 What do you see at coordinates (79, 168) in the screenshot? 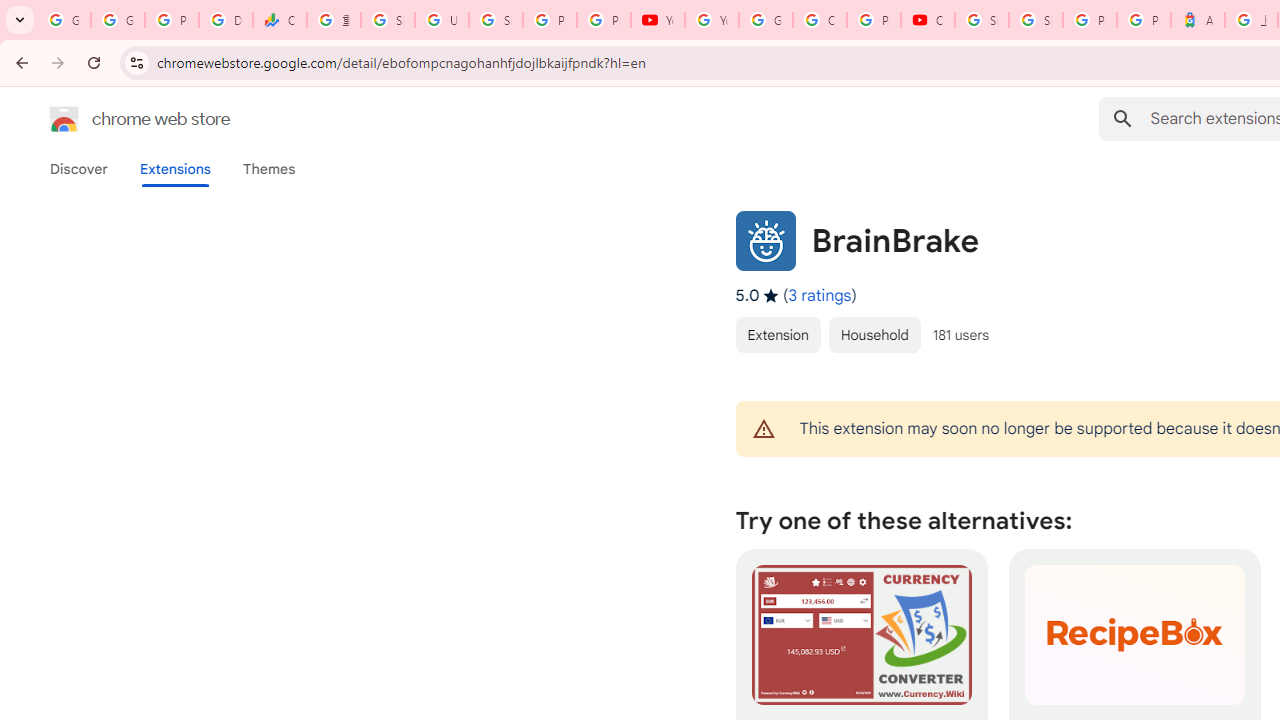
I see `'Discover'` at bounding box center [79, 168].